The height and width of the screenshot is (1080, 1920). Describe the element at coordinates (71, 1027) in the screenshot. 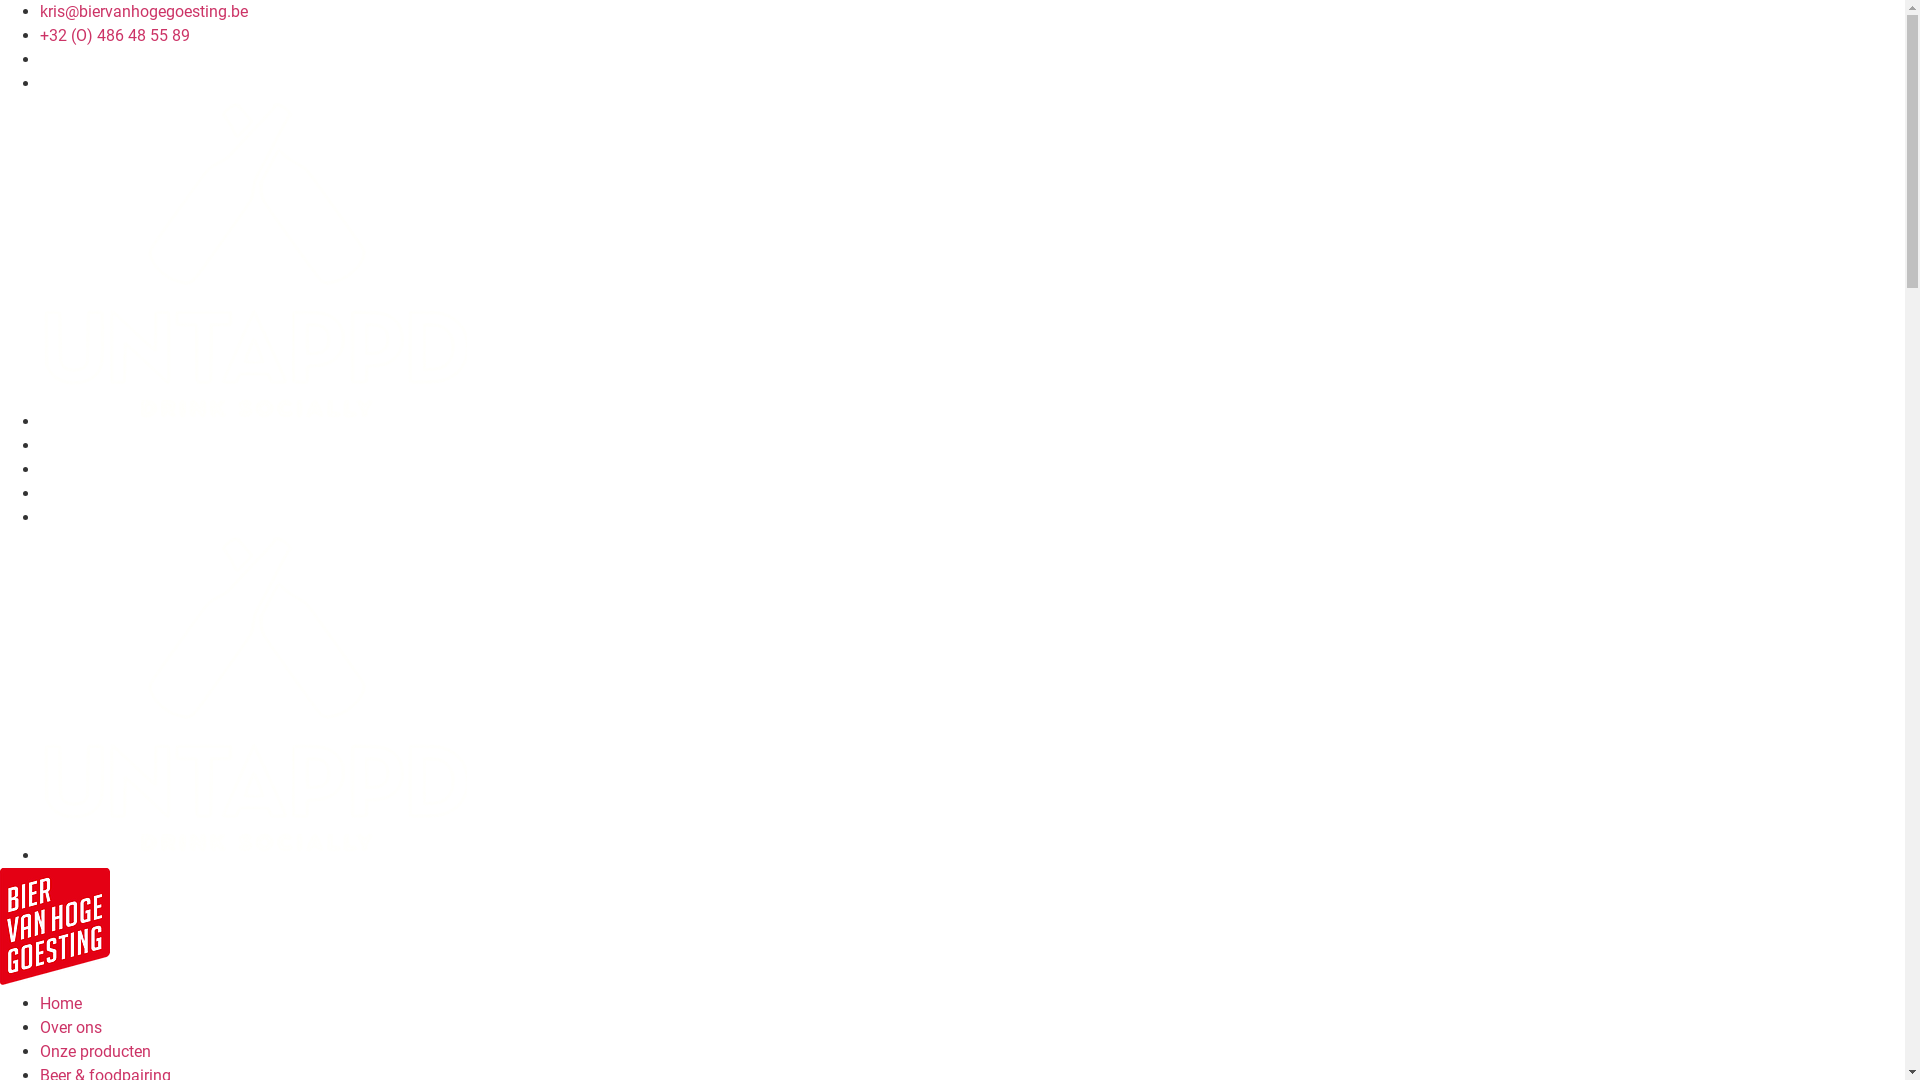

I see `'Over ons'` at that location.